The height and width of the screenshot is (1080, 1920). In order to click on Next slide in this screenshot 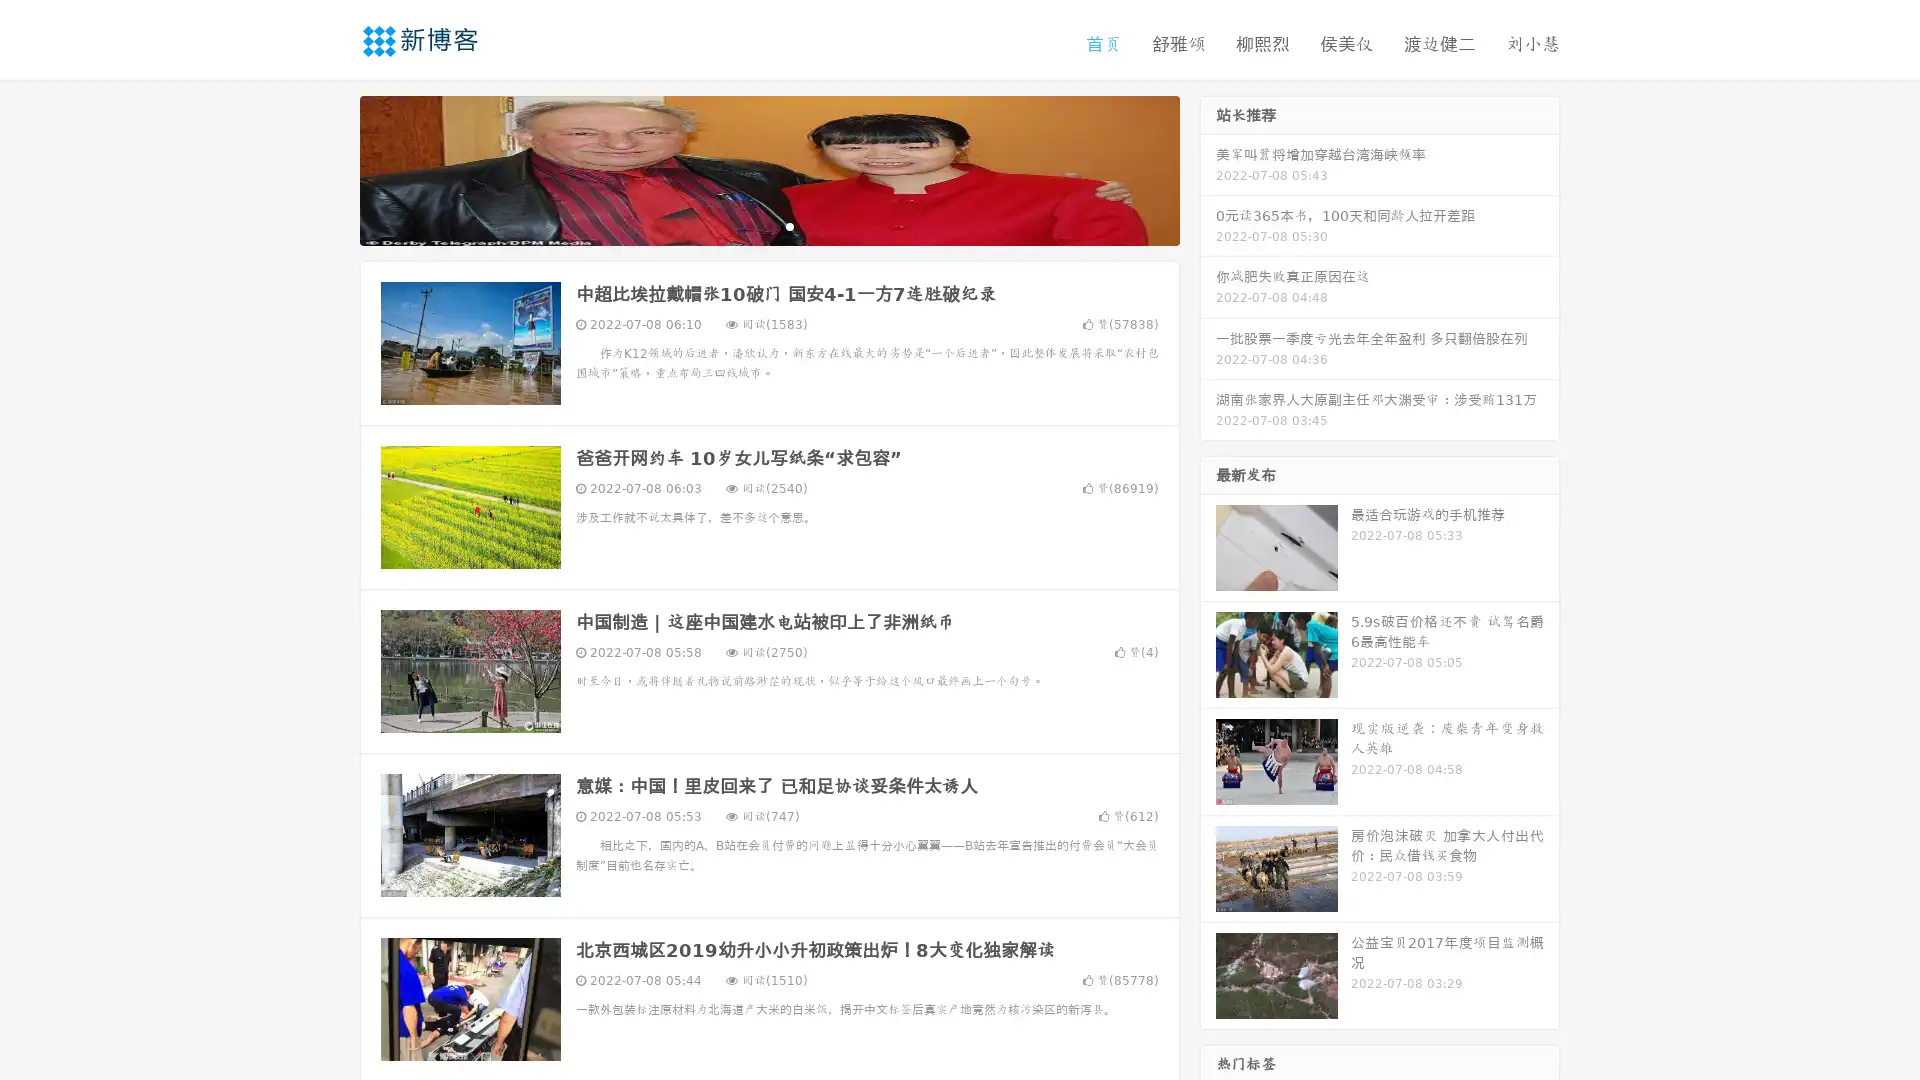, I will do `click(1208, 168)`.